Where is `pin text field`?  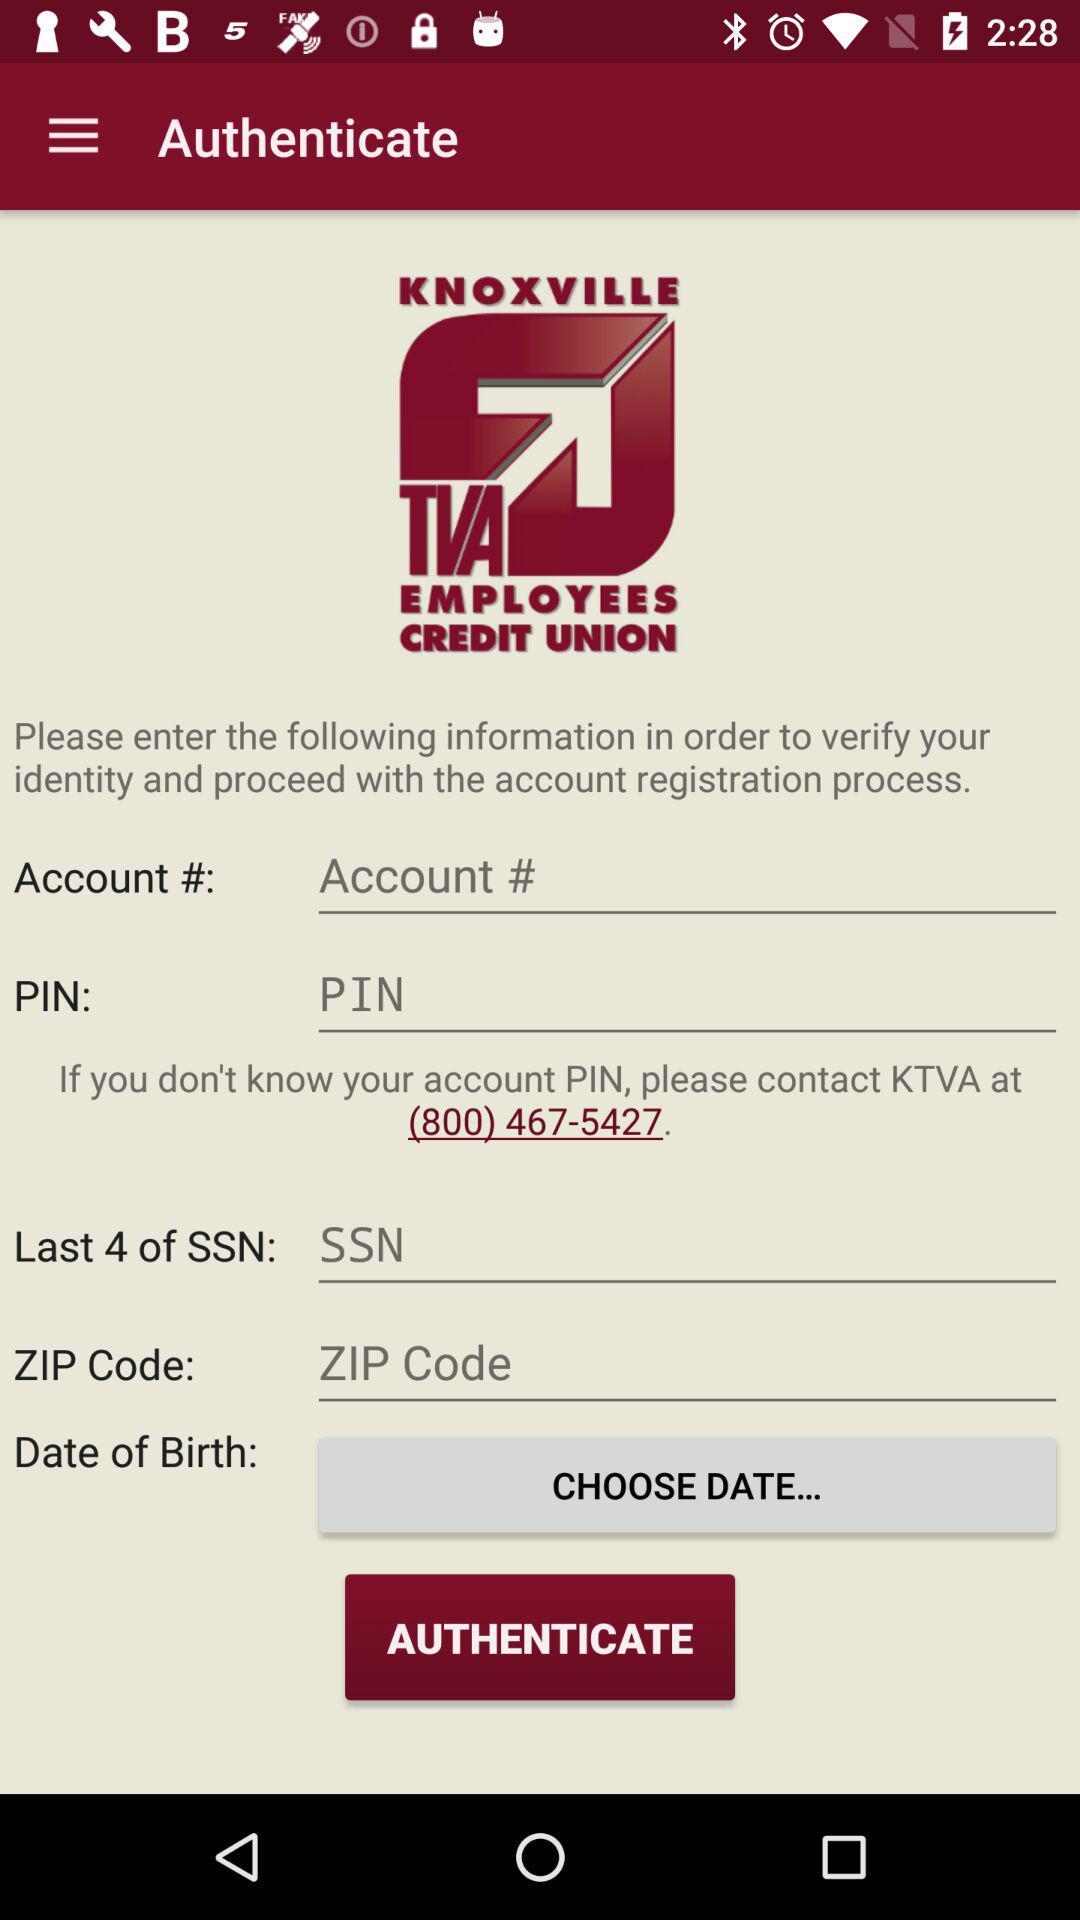 pin text field is located at coordinates (686, 993).